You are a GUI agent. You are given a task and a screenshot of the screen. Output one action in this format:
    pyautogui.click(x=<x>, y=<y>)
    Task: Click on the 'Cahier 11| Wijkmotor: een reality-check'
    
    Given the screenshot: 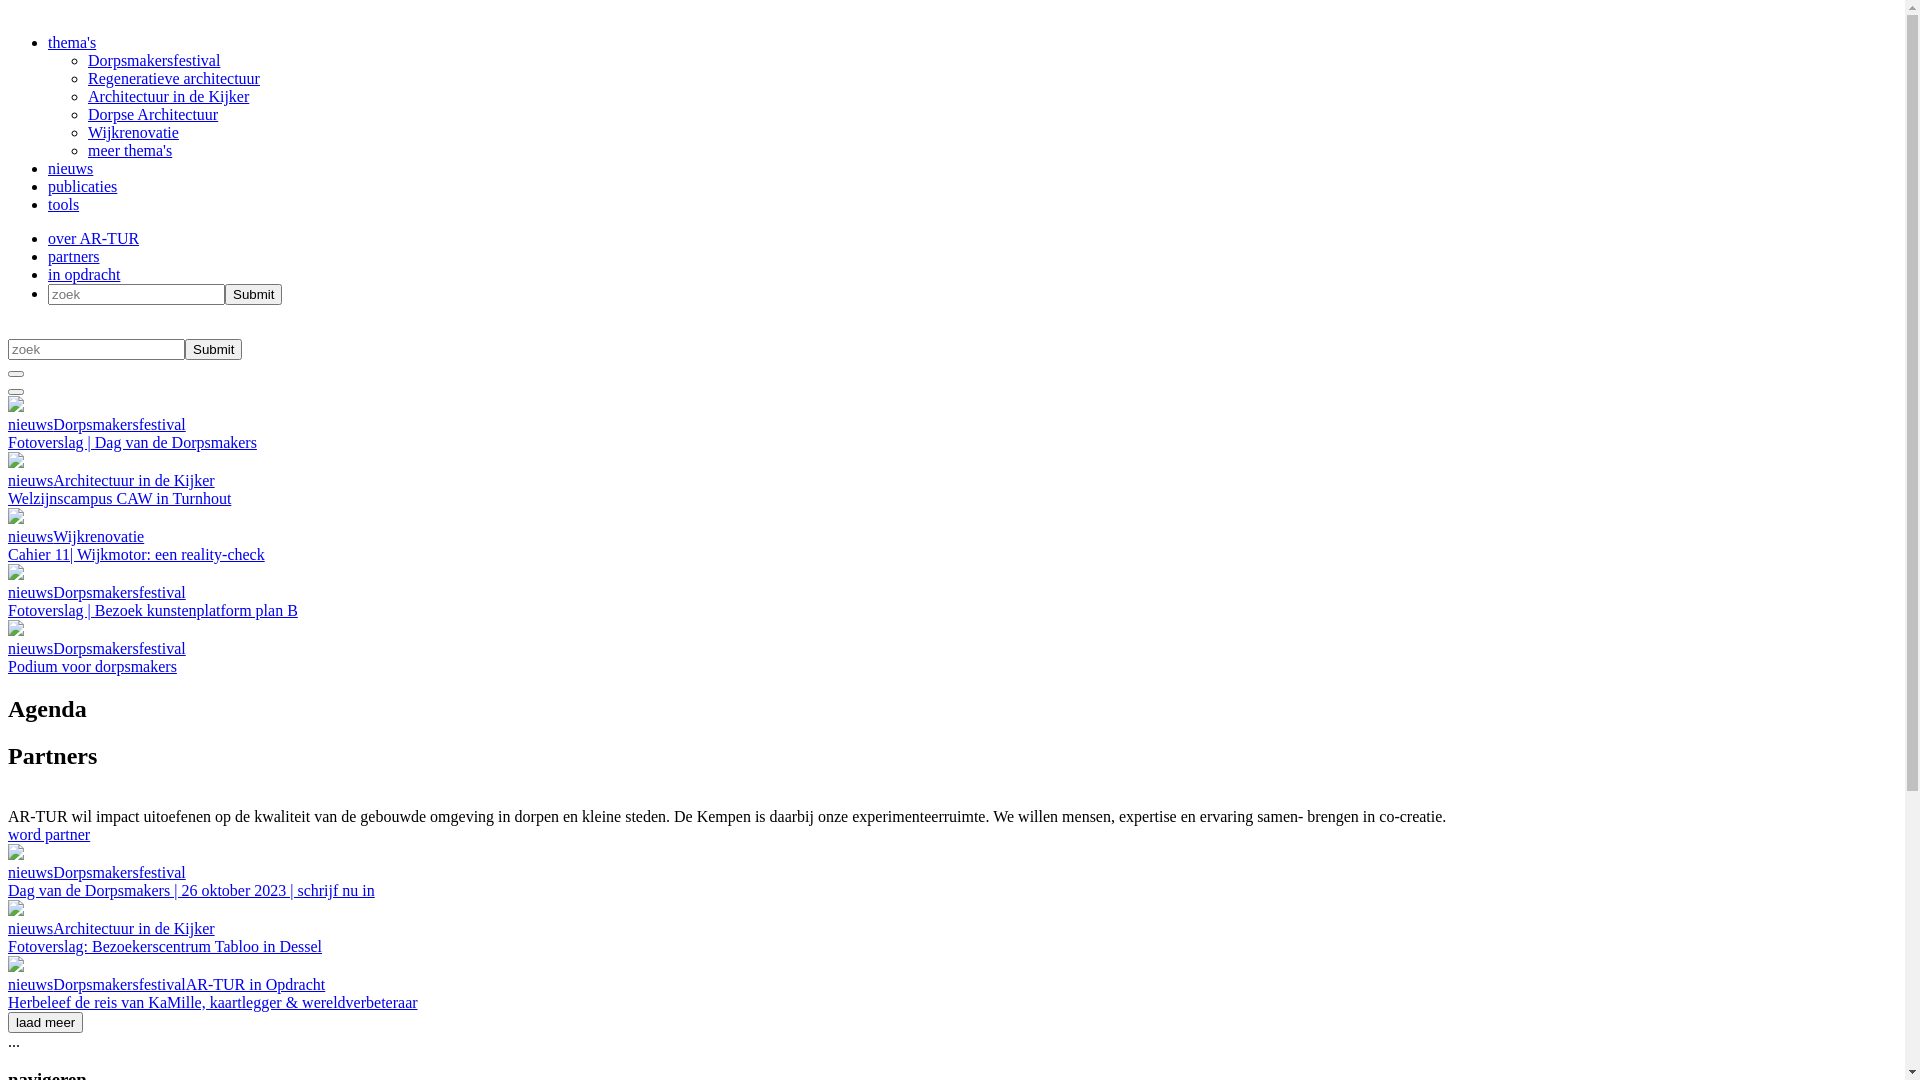 What is the action you would take?
    pyautogui.click(x=8, y=554)
    